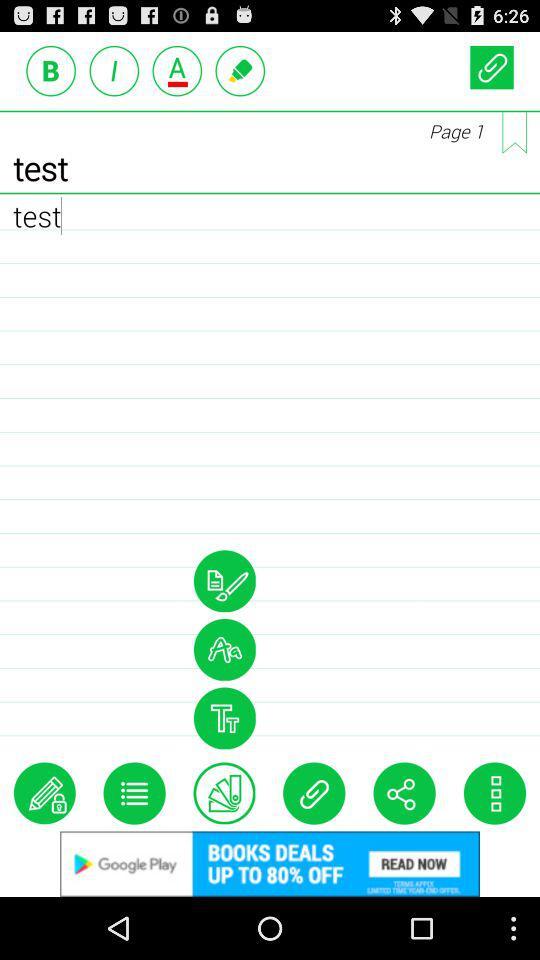  I want to click on the more icon, so click(493, 848).